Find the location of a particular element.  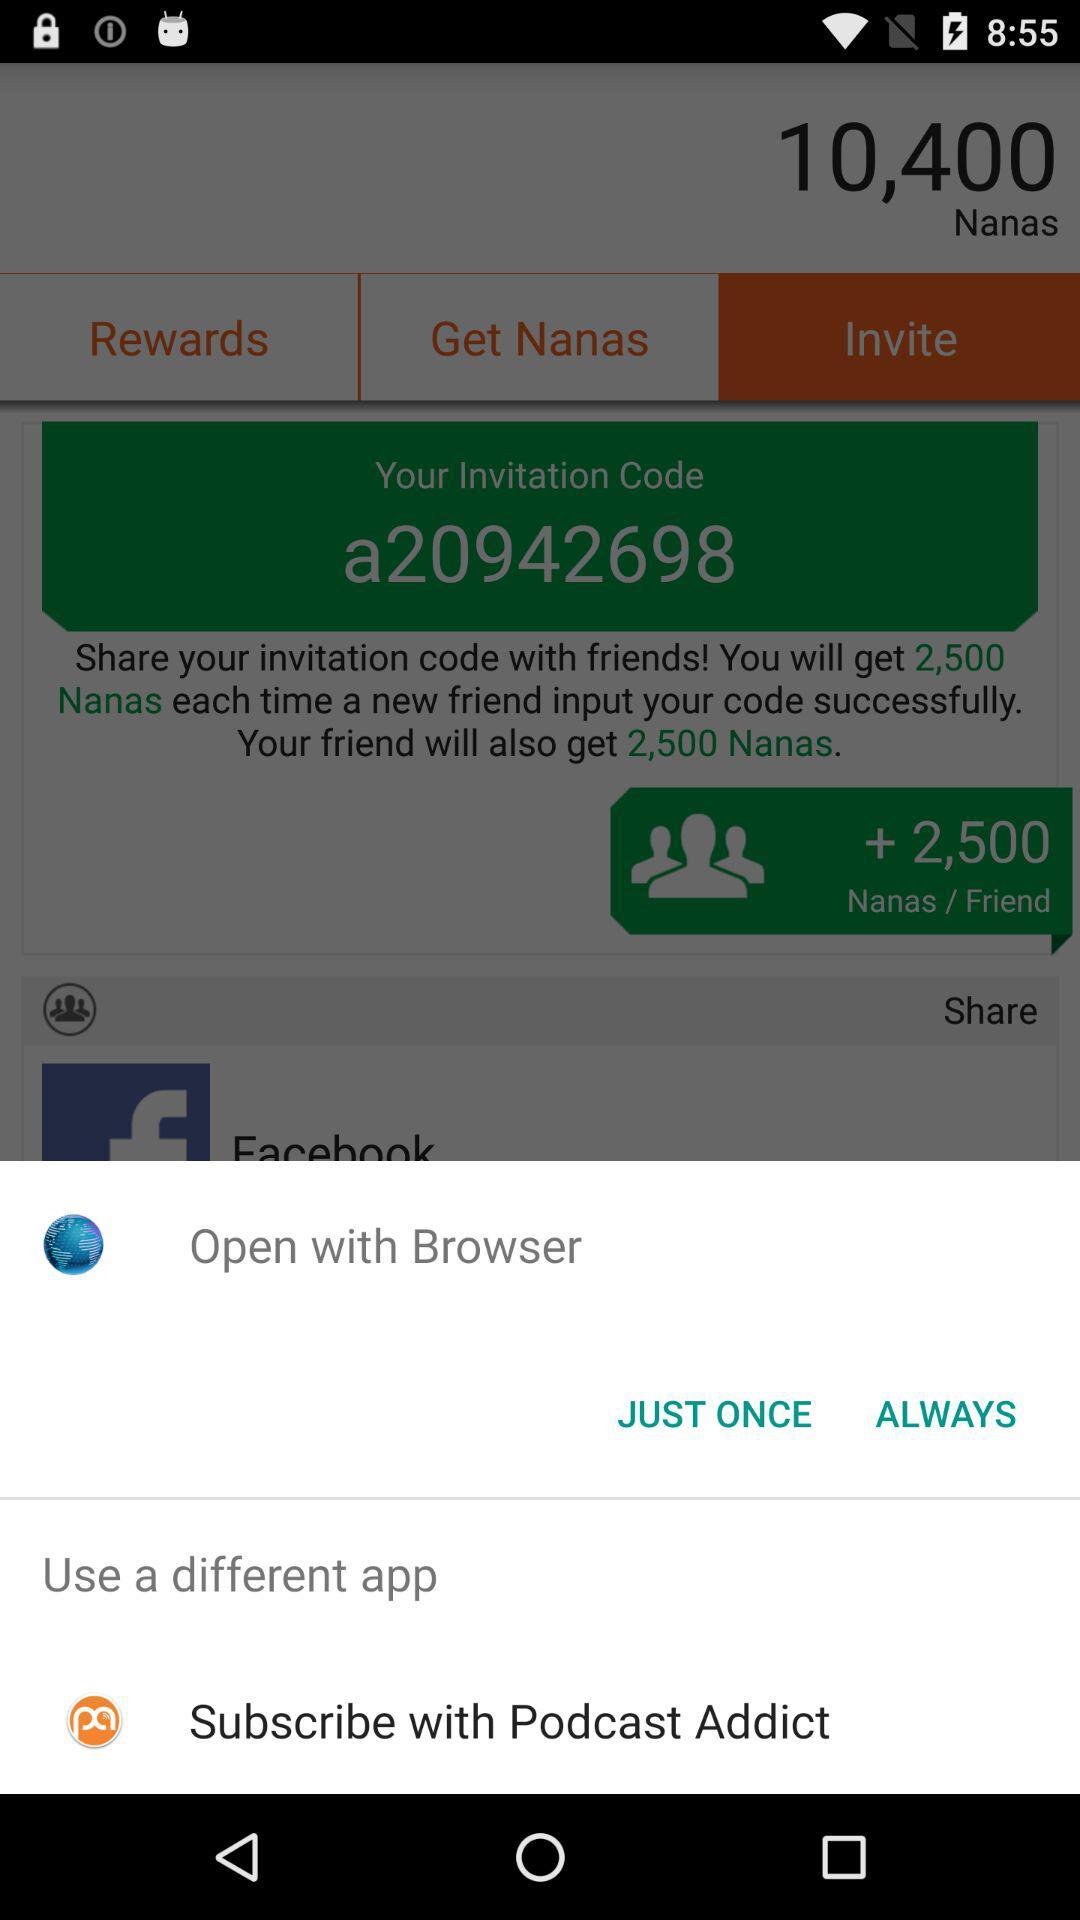

the icon below use a different app is located at coordinates (508, 1719).